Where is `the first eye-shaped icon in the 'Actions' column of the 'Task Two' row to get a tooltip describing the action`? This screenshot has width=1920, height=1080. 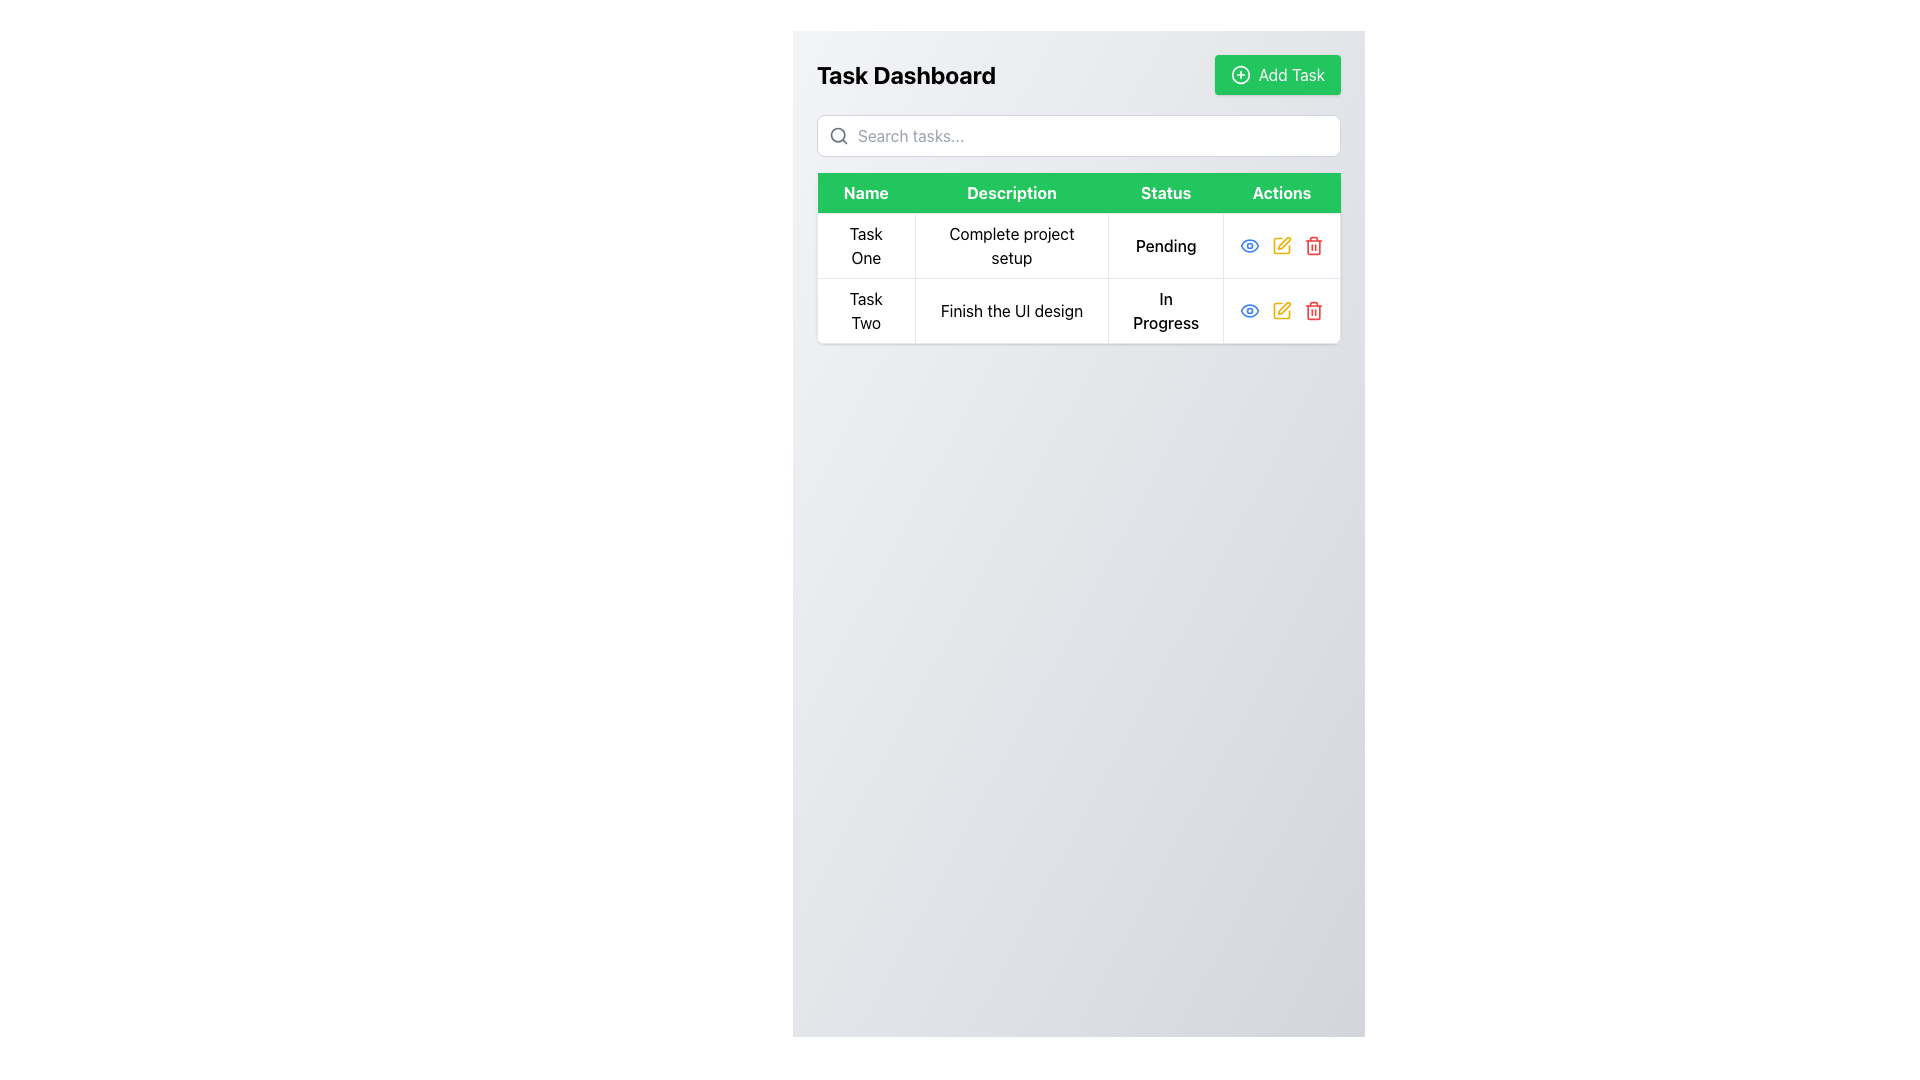 the first eye-shaped icon in the 'Actions' column of the 'Task Two' row to get a tooltip describing the action is located at coordinates (1248, 245).